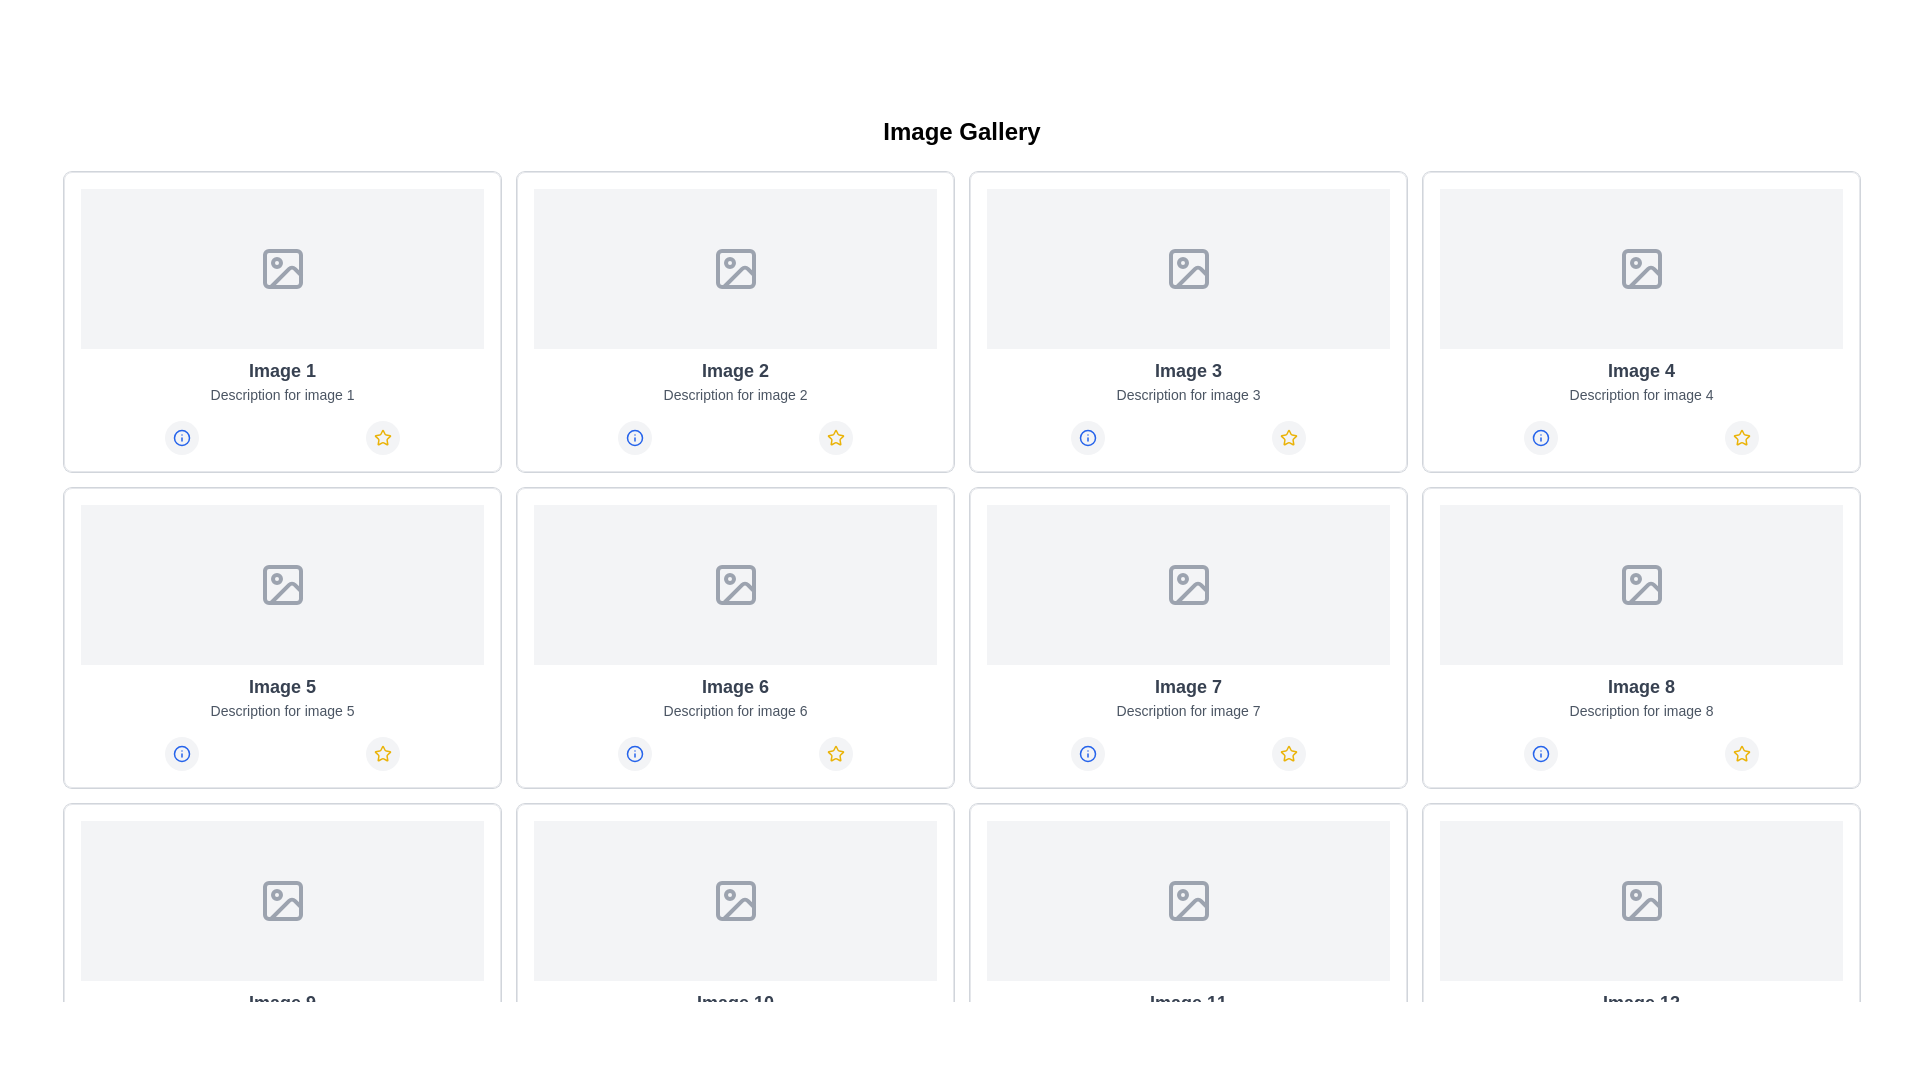  Describe the element at coordinates (1289, 437) in the screenshot. I see `the 'favorite' button located below the card labeled 'Image 3' in the third column of the first row of the image gallery` at that location.